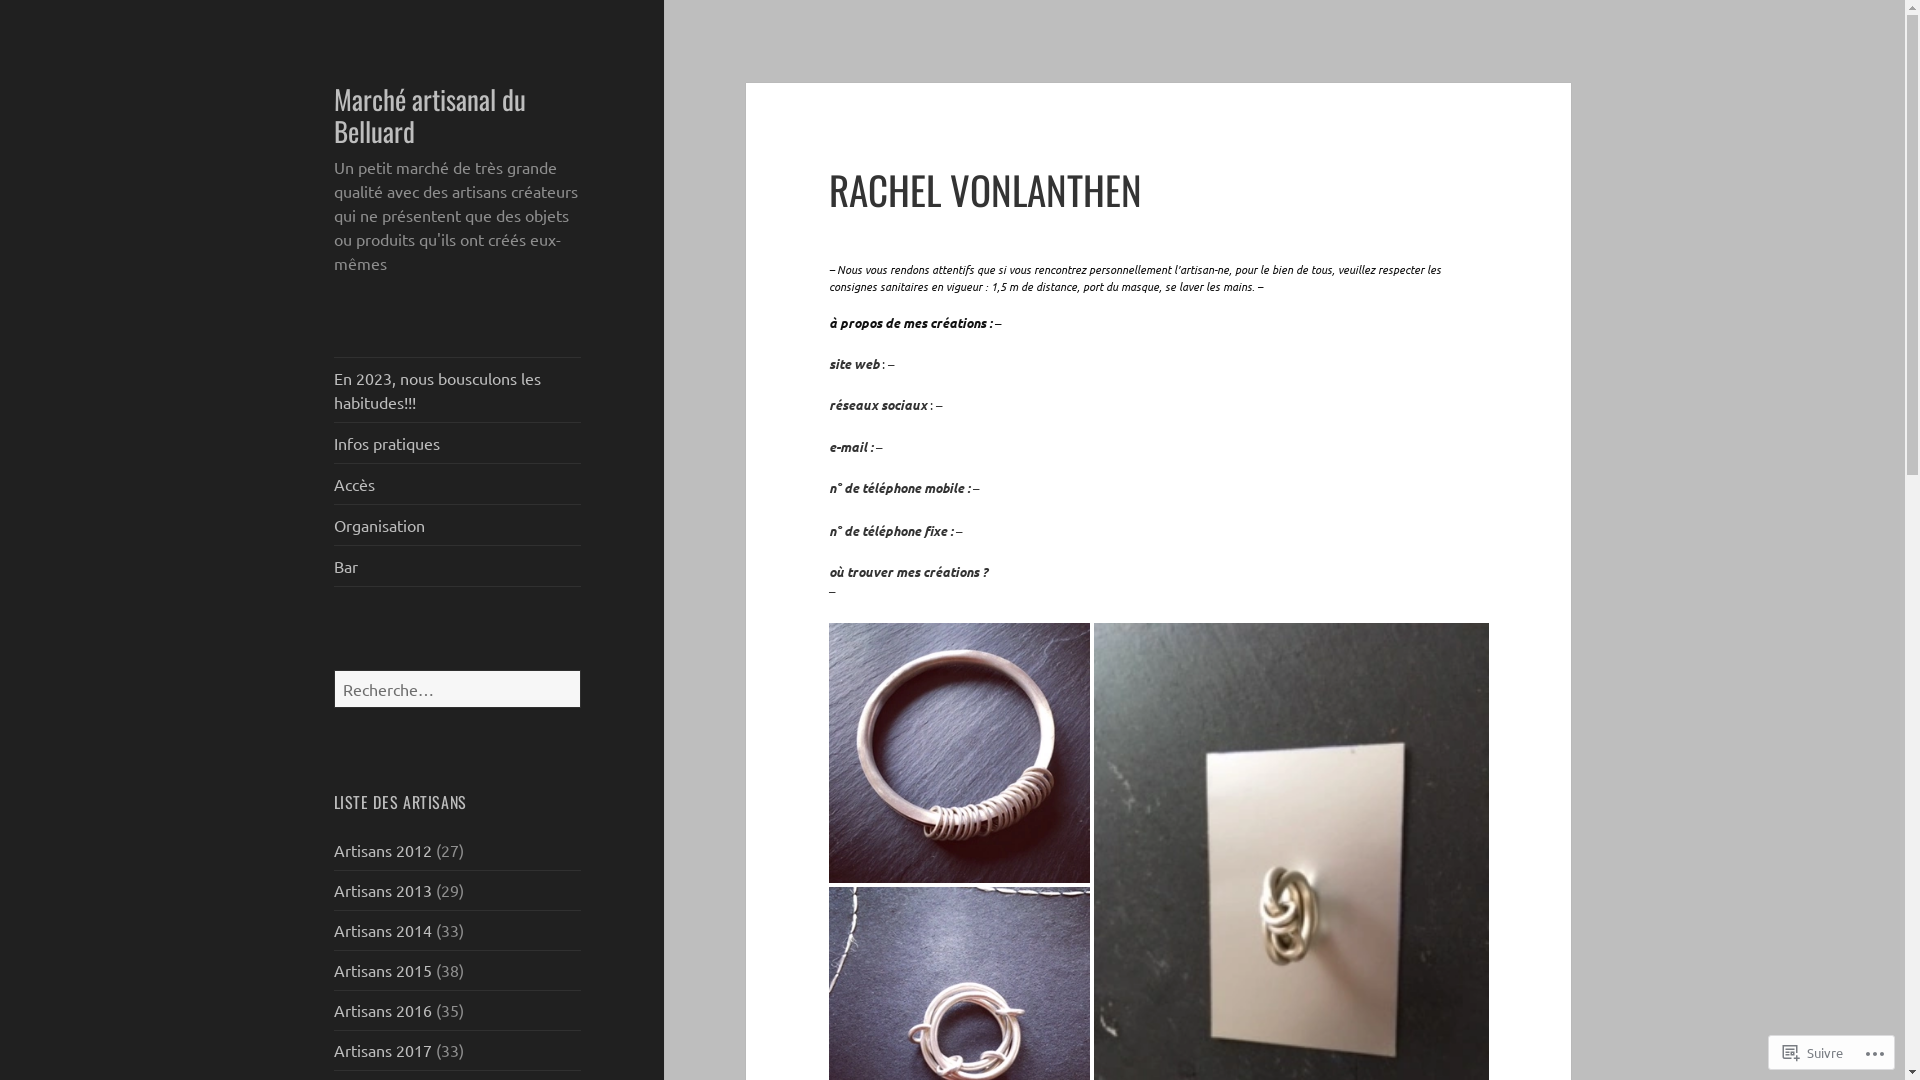 This screenshot has height=1080, width=1920. Describe the element at coordinates (334, 929) in the screenshot. I see `'Artisans 2014'` at that location.